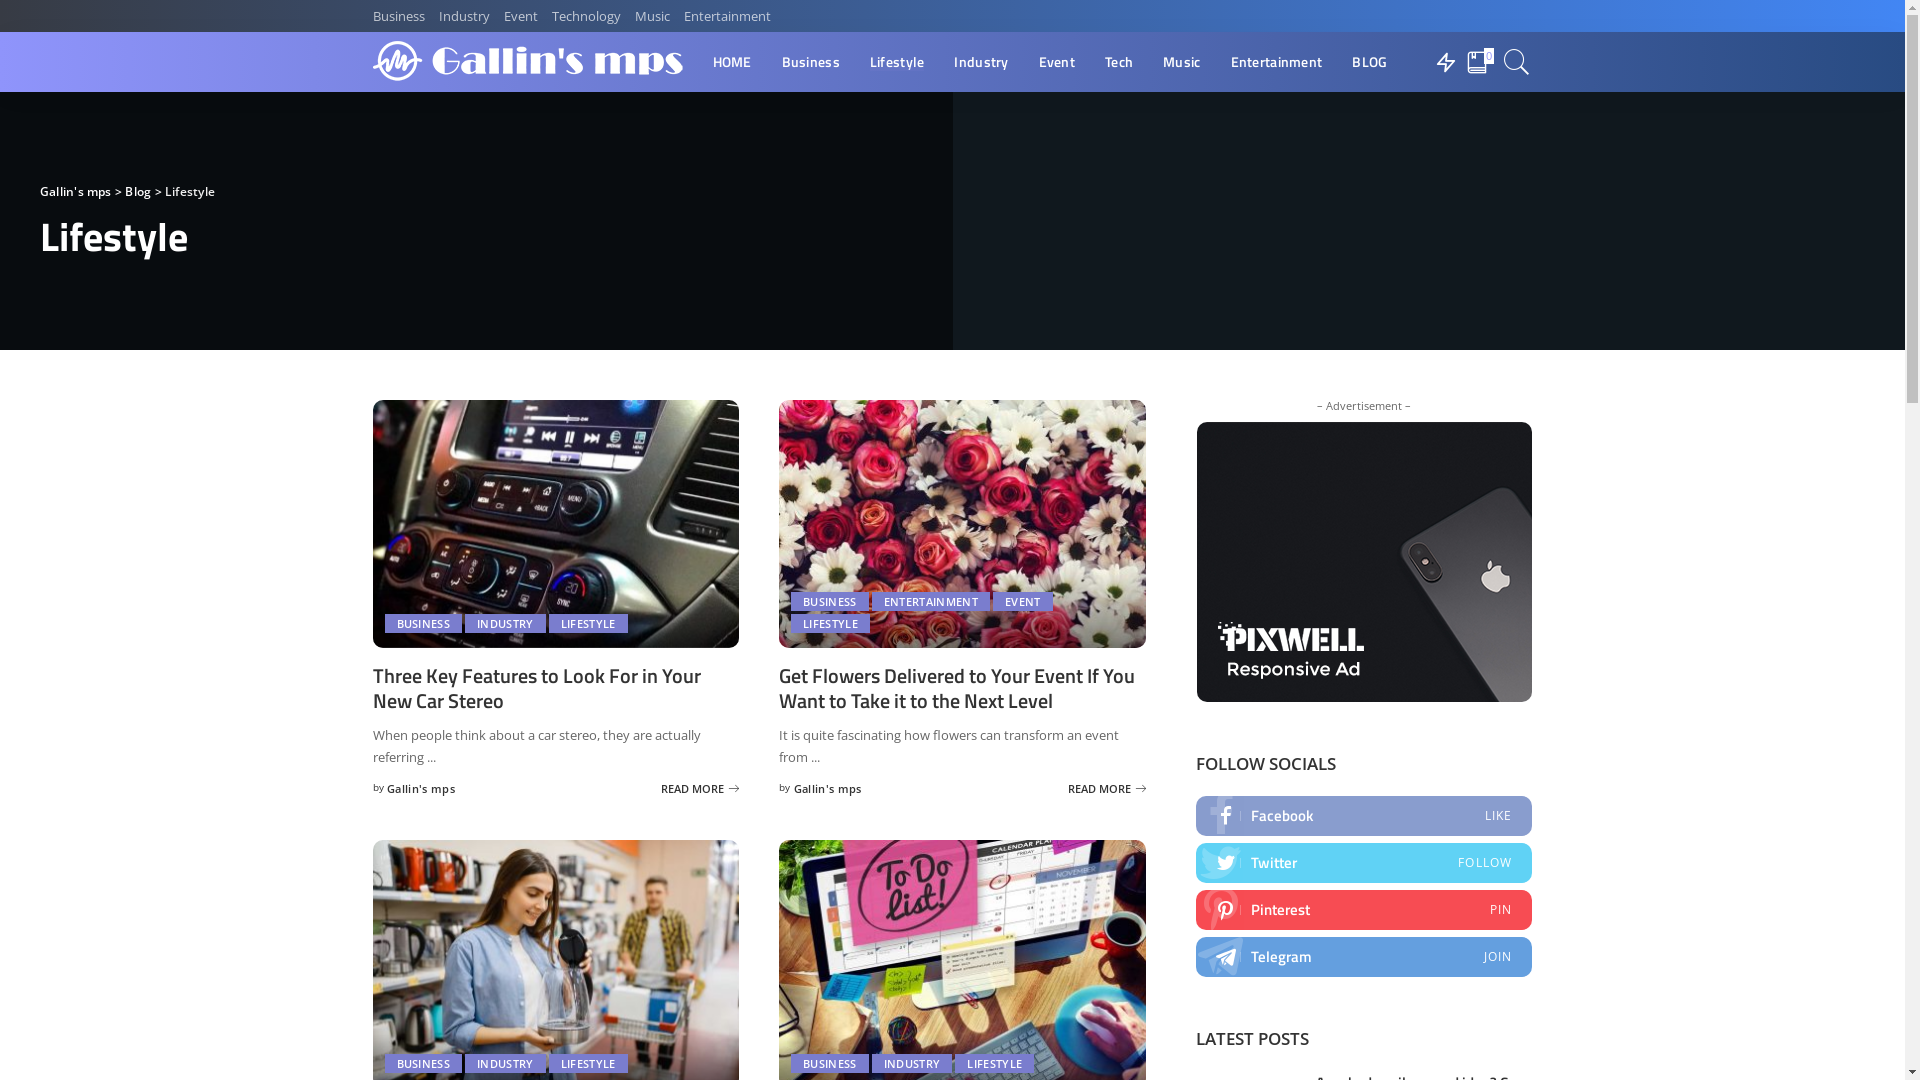  I want to click on 'Pinterest', so click(1363, 910).